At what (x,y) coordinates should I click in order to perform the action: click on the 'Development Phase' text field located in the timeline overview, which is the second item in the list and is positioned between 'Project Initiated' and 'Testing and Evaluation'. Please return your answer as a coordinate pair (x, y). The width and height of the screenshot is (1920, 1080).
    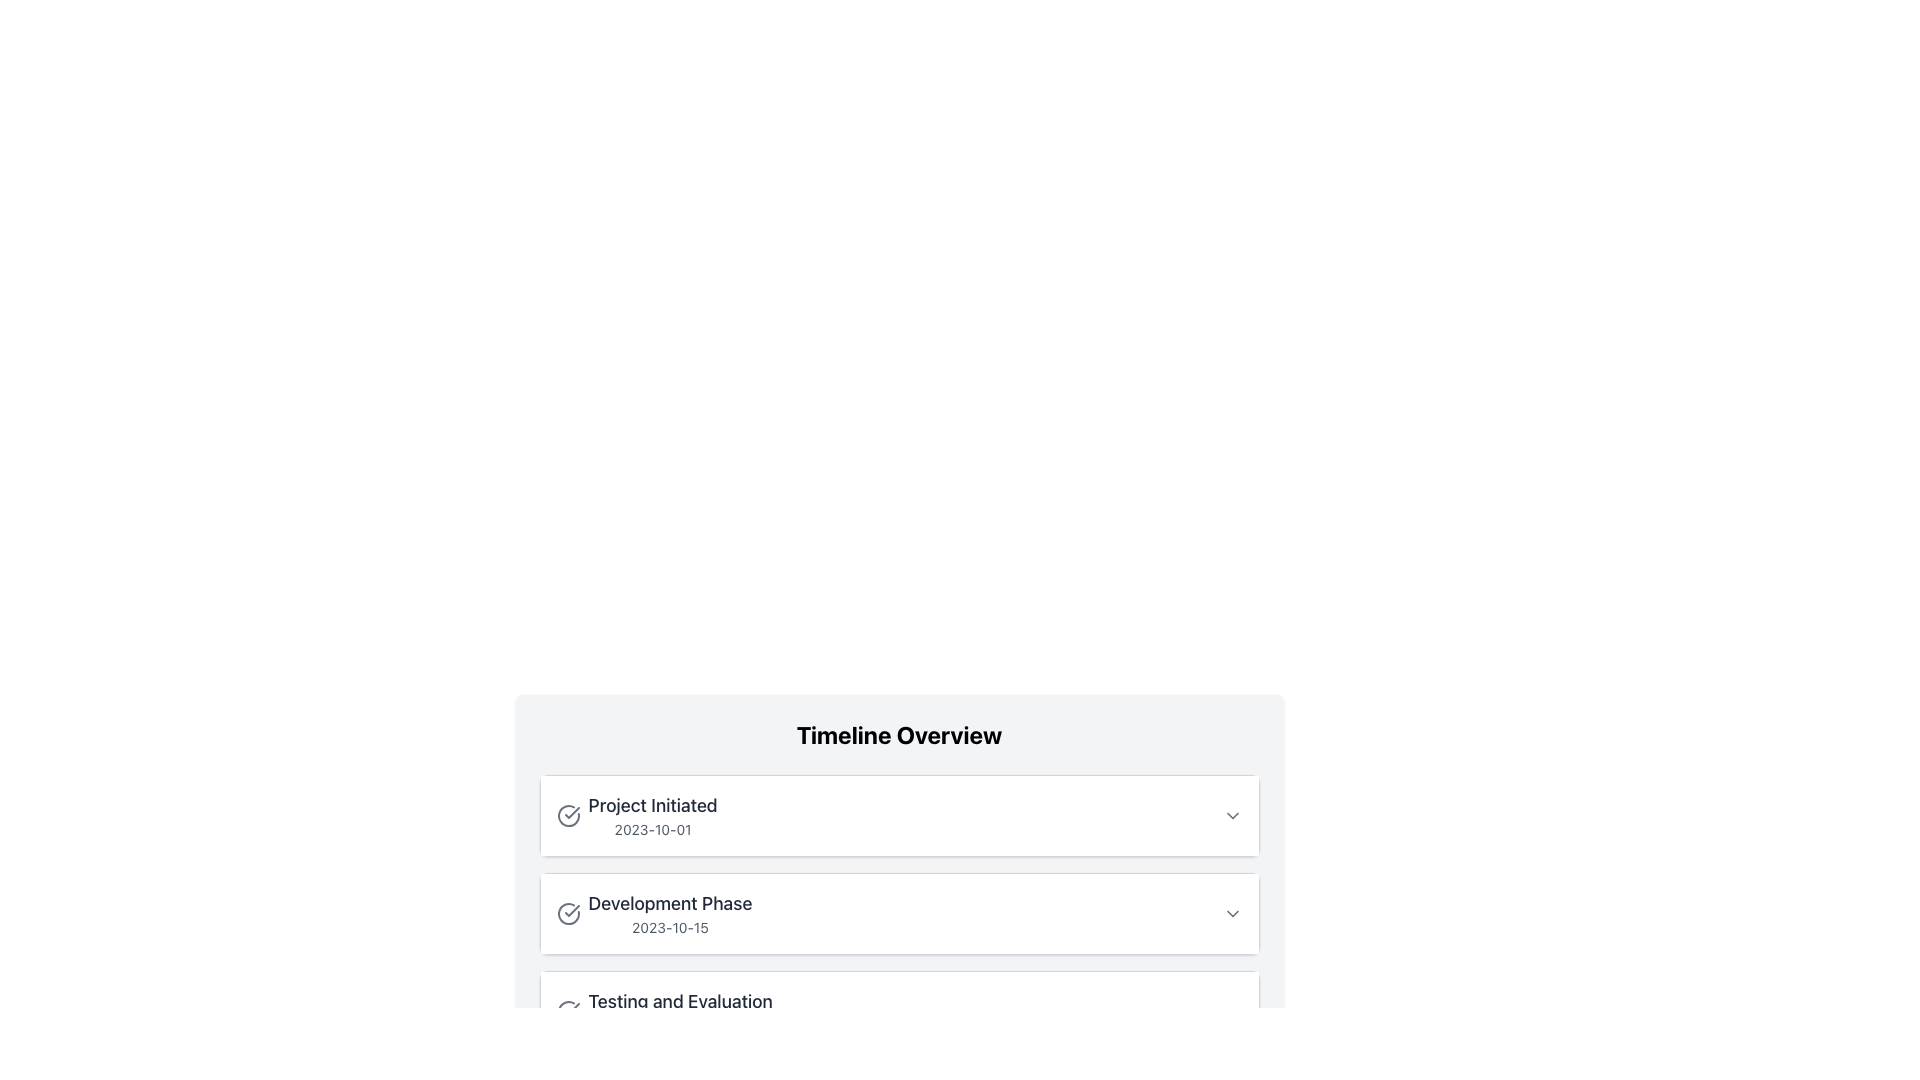
    Looking at the image, I should click on (670, 914).